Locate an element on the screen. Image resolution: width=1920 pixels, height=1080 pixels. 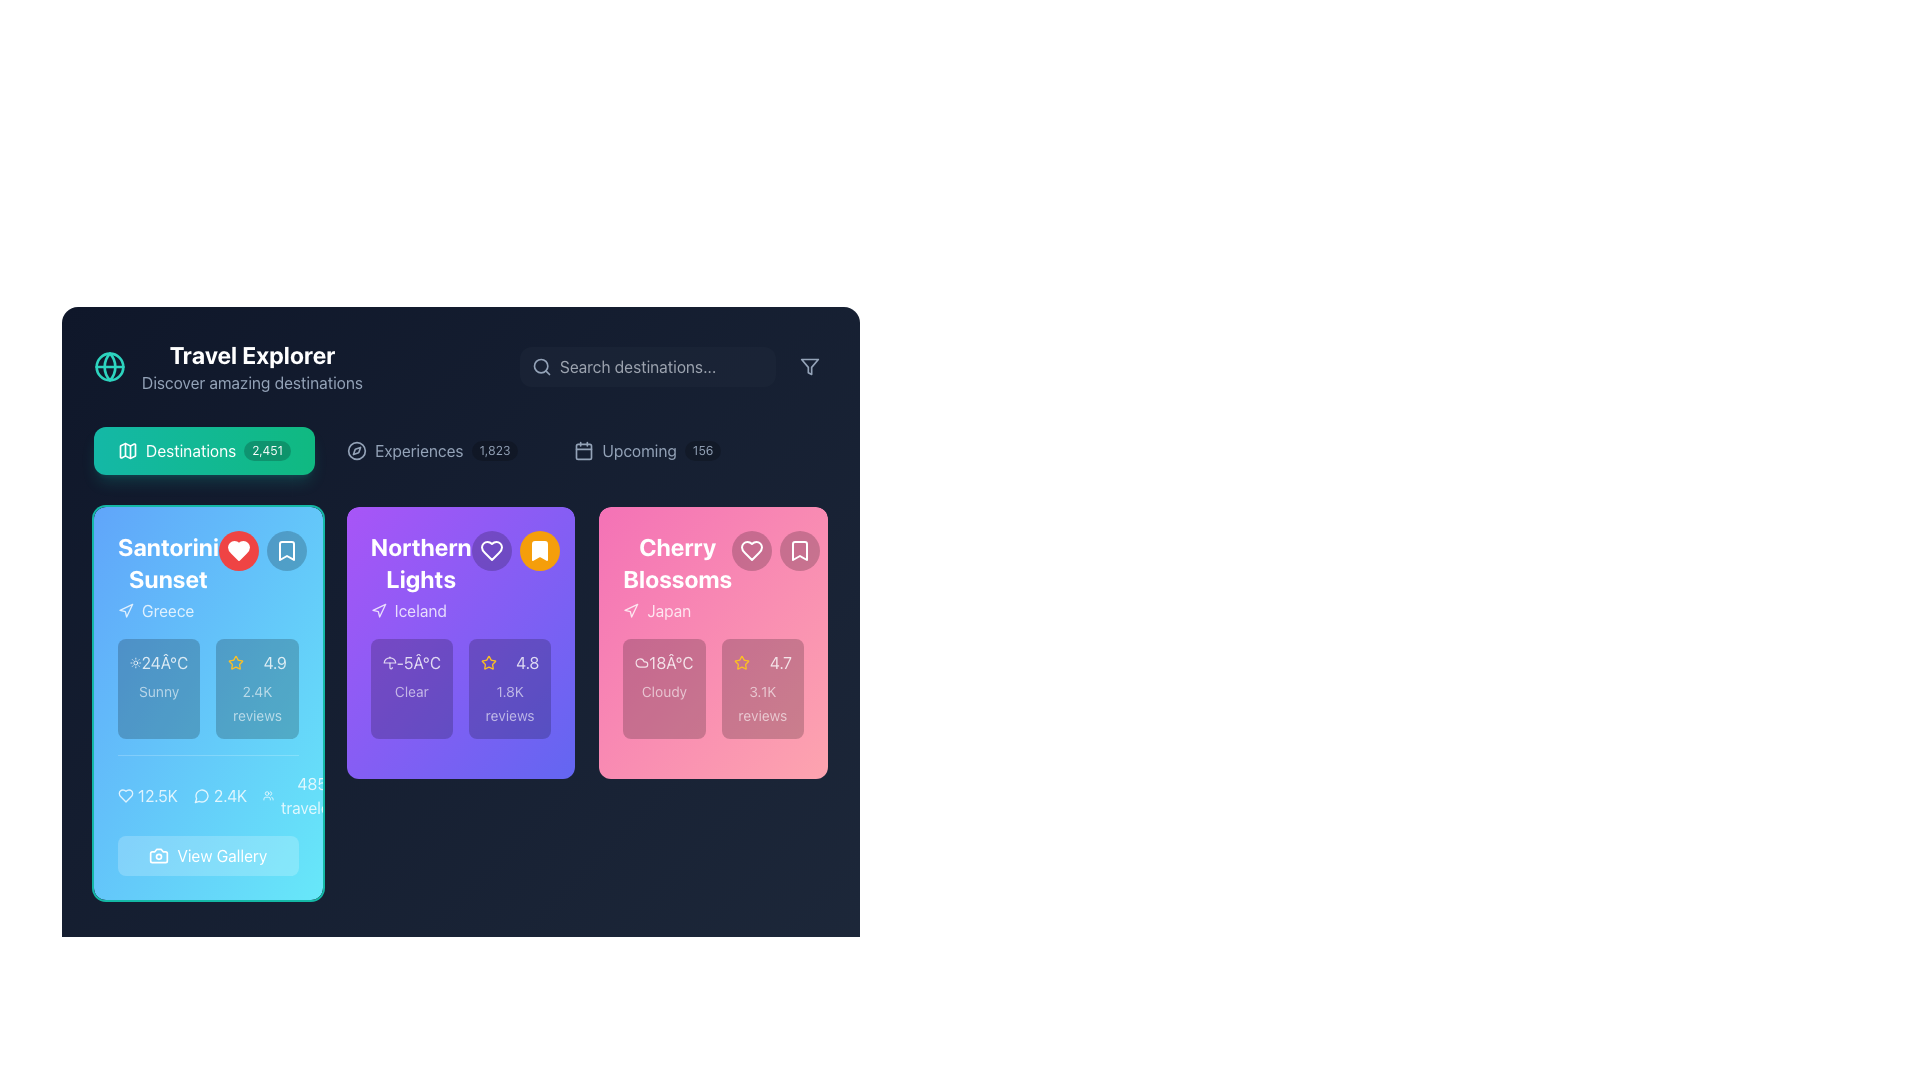
the Text label that serves as a descriptive title for the button related to destinations is located at coordinates (191, 451).